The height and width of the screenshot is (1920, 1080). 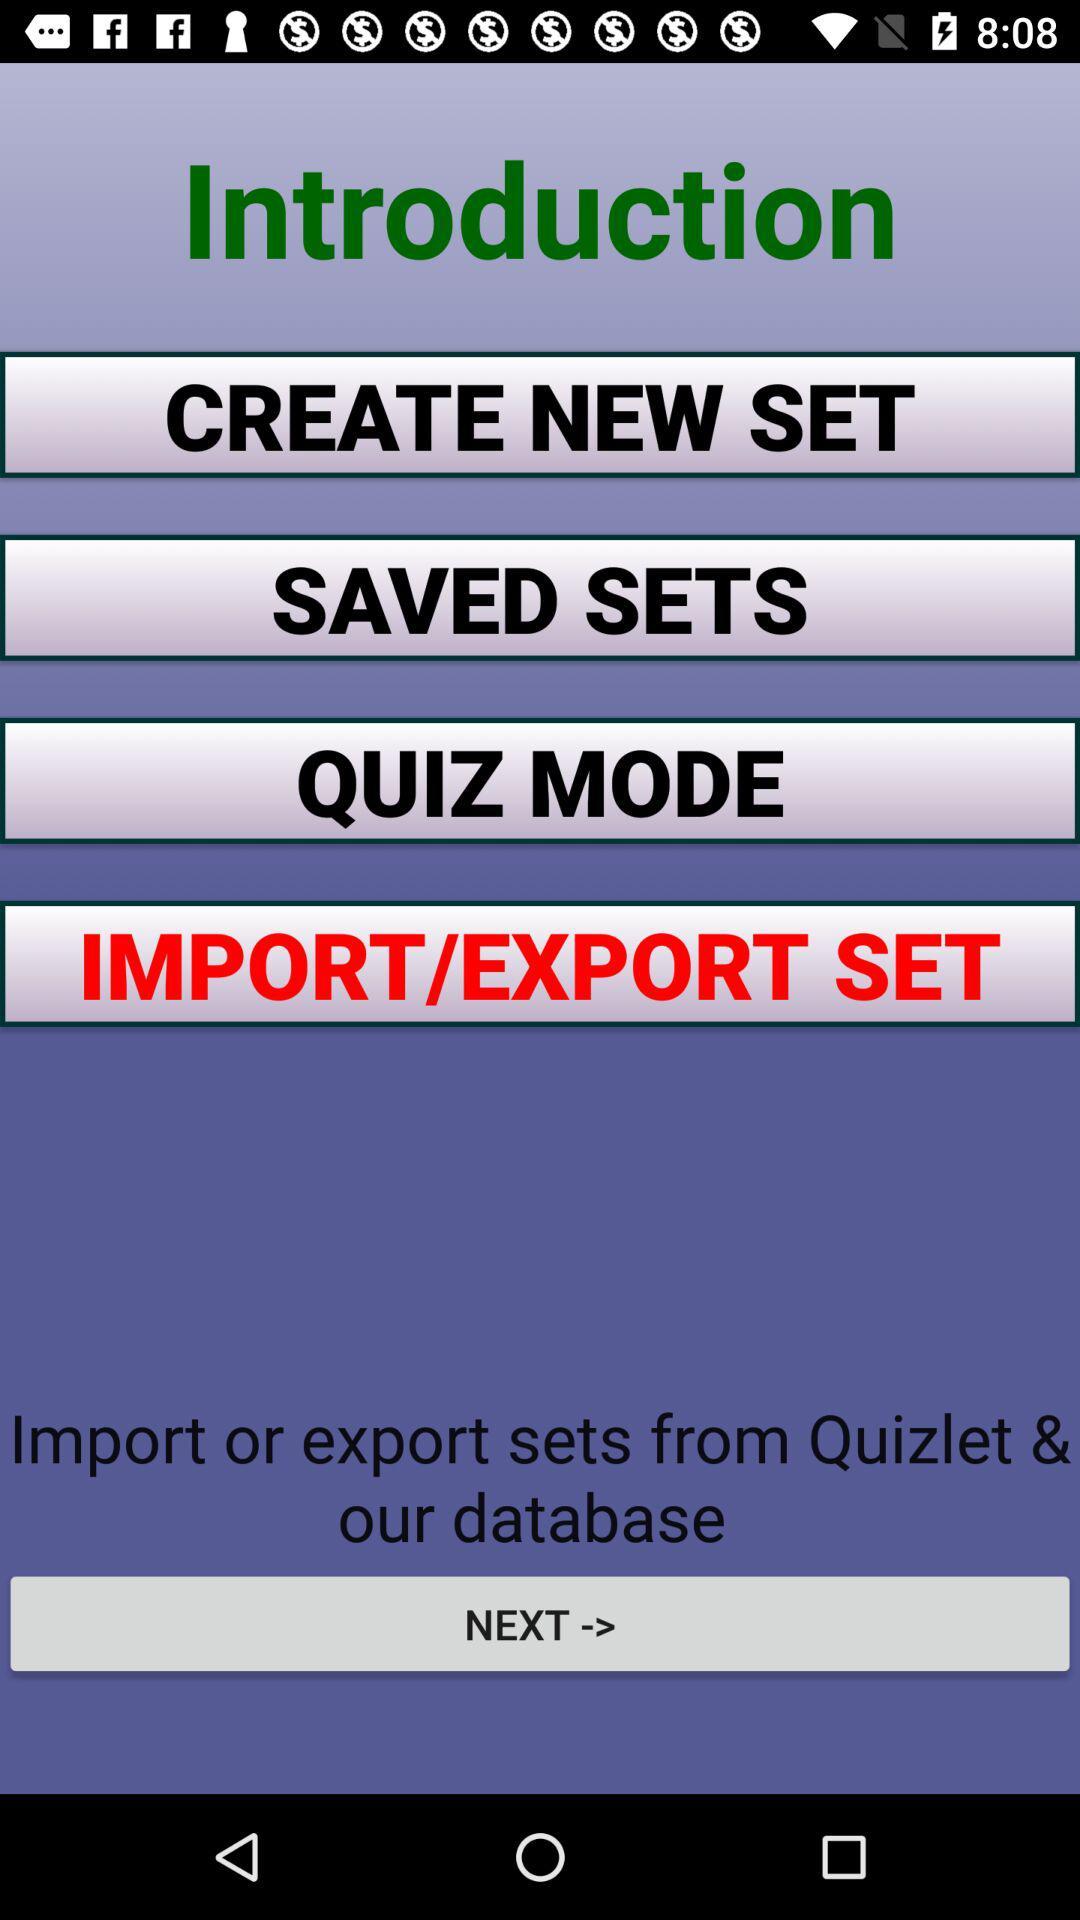 I want to click on the next -> button, so click(x=540, y=1623).